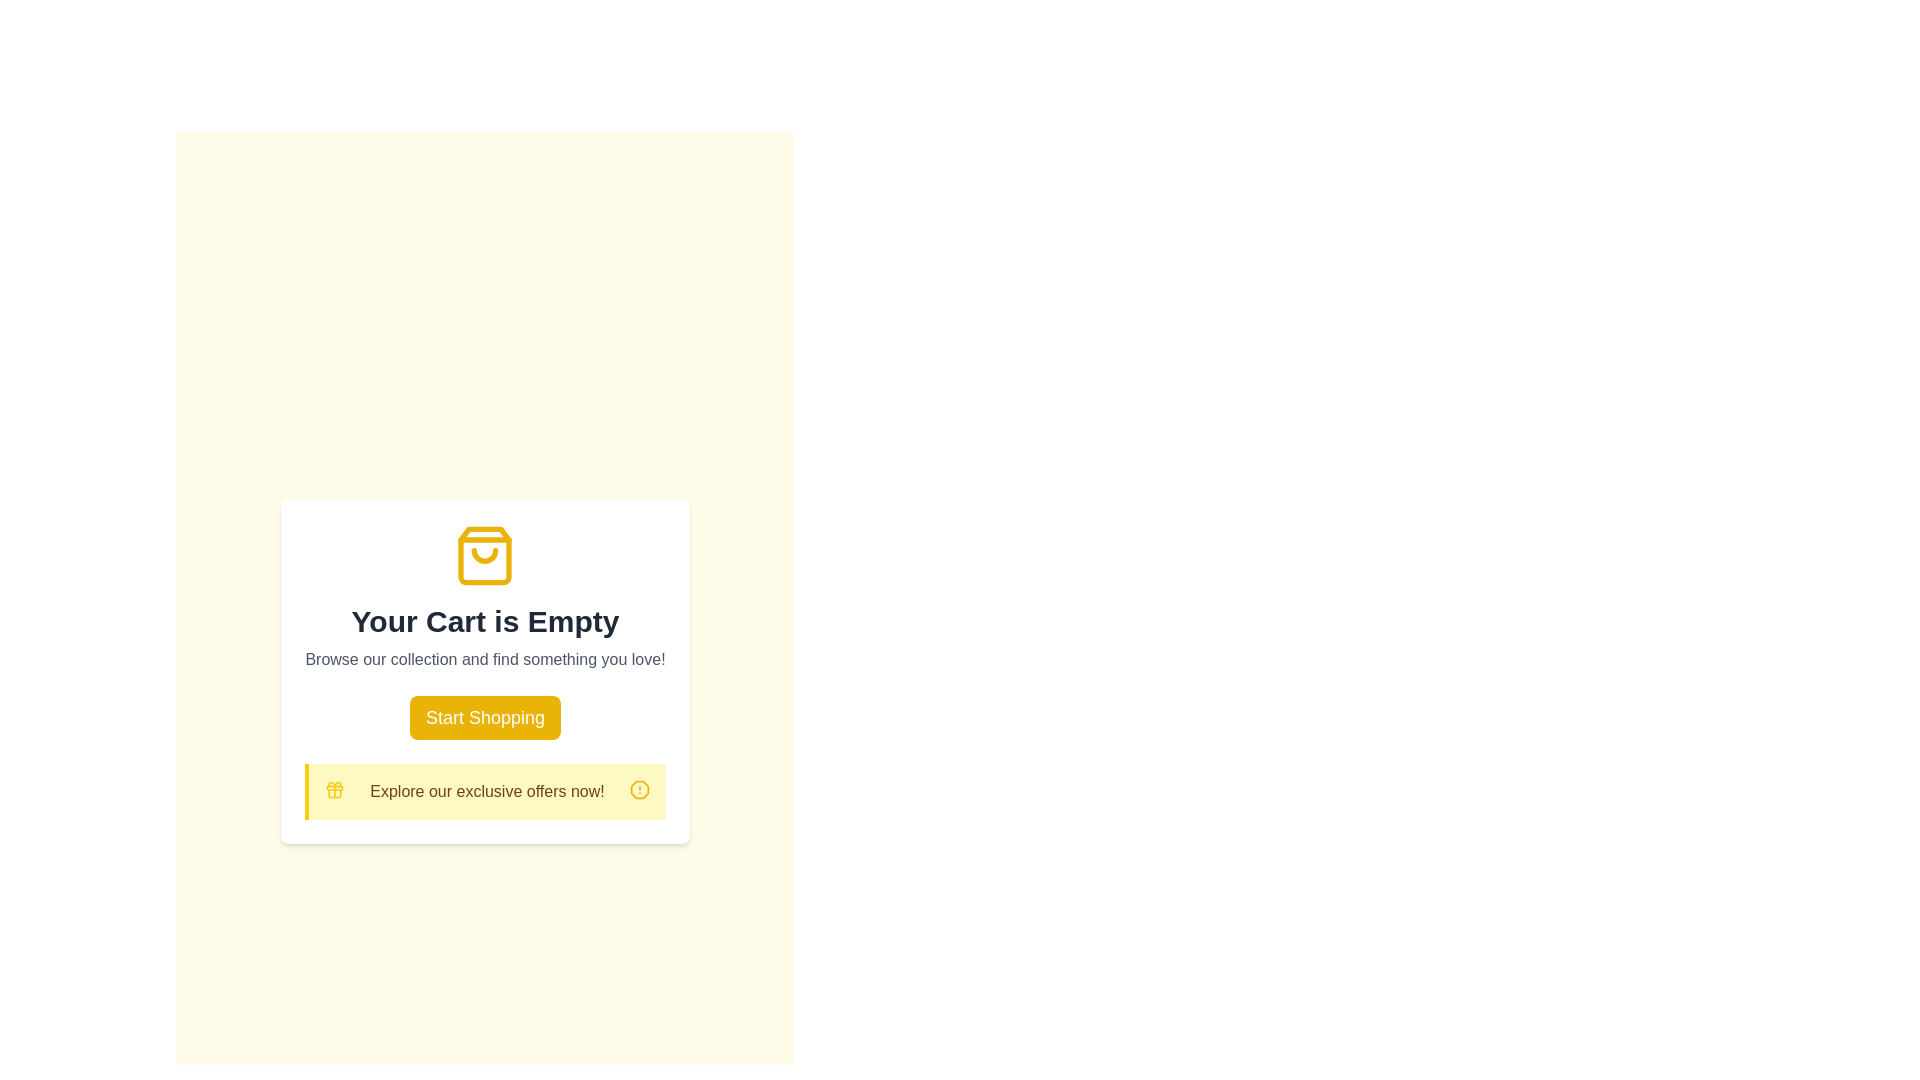  Describe the element at coordinates (638, 789) in the screenshot. I see `the octagonal warning icon with a gold-yellow outline located at the far right of the bottom yellow bar, next` at that location.